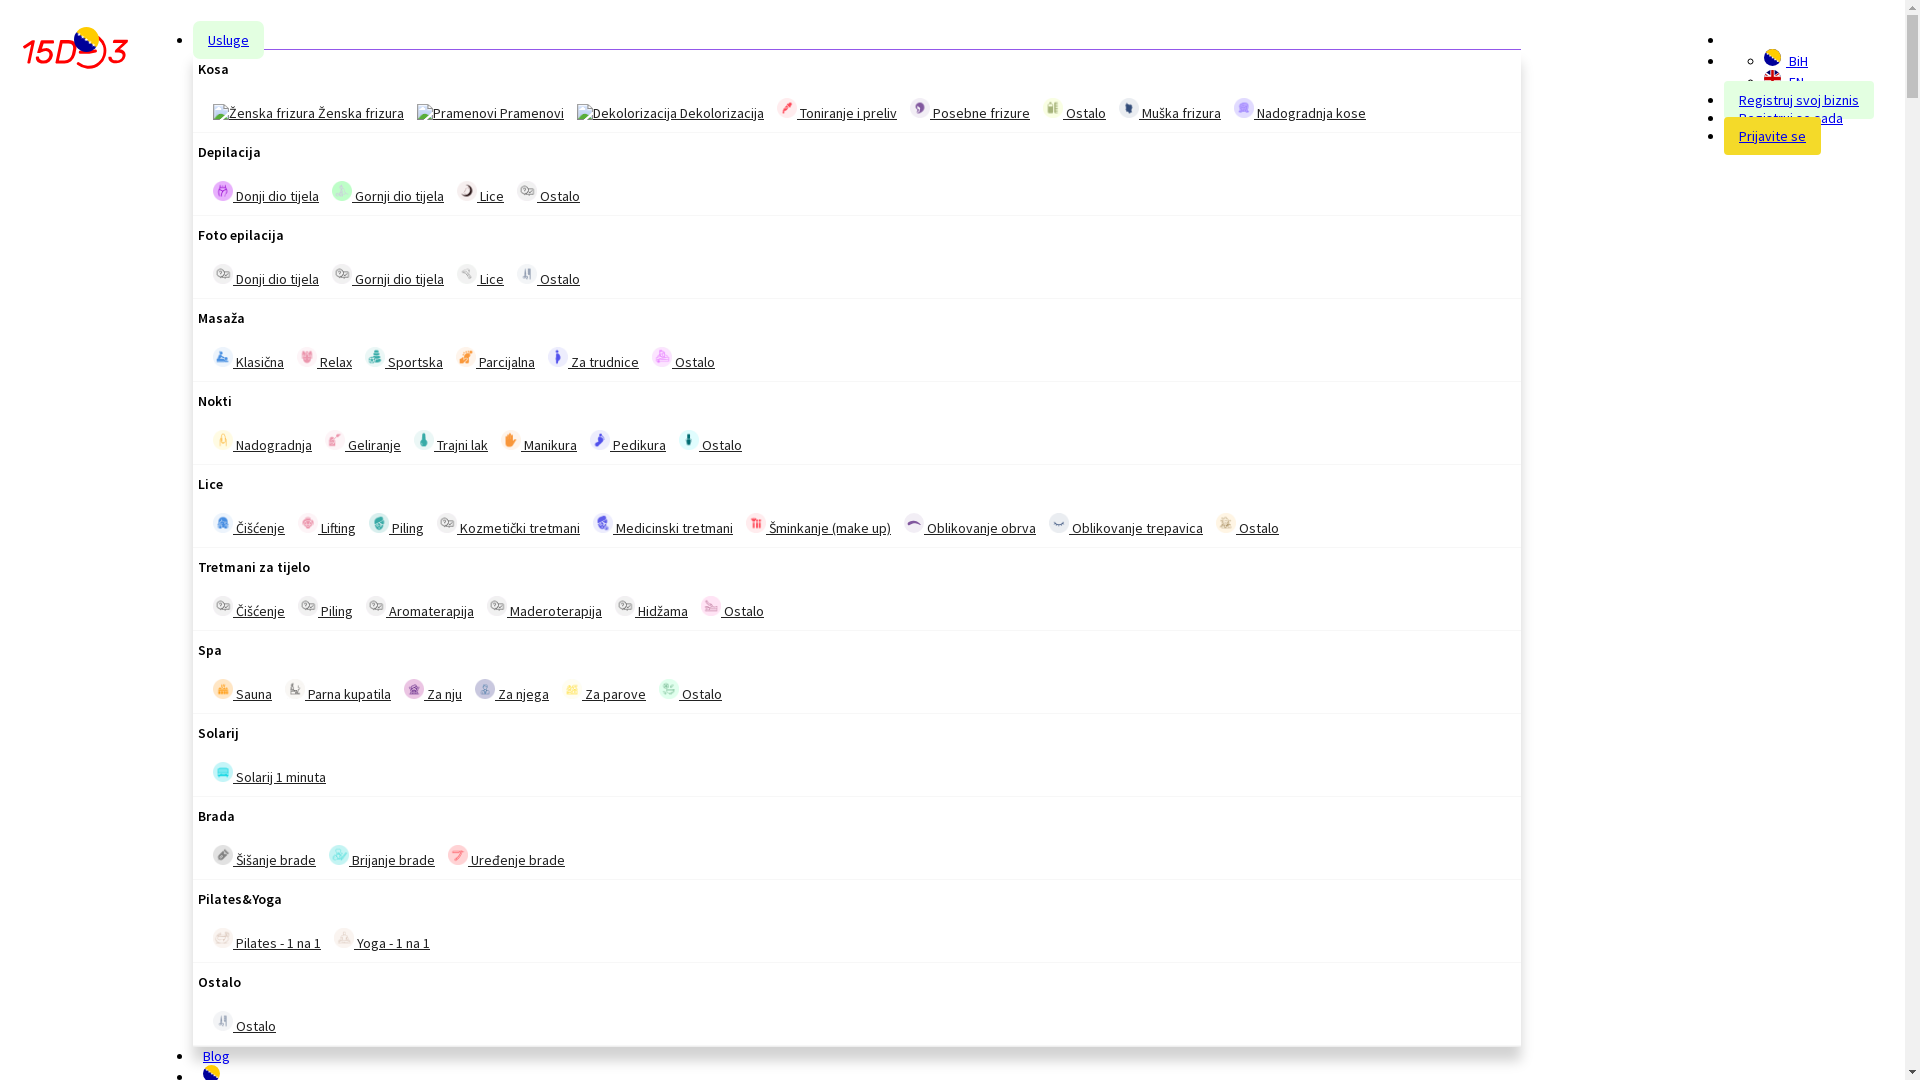 Image resolution: width=1920 pixels, height=1080 pixels. Describe the element at coordinates (1048, 522) in the screenshot. I see `'Oblikovanje trepavica'` at that location.